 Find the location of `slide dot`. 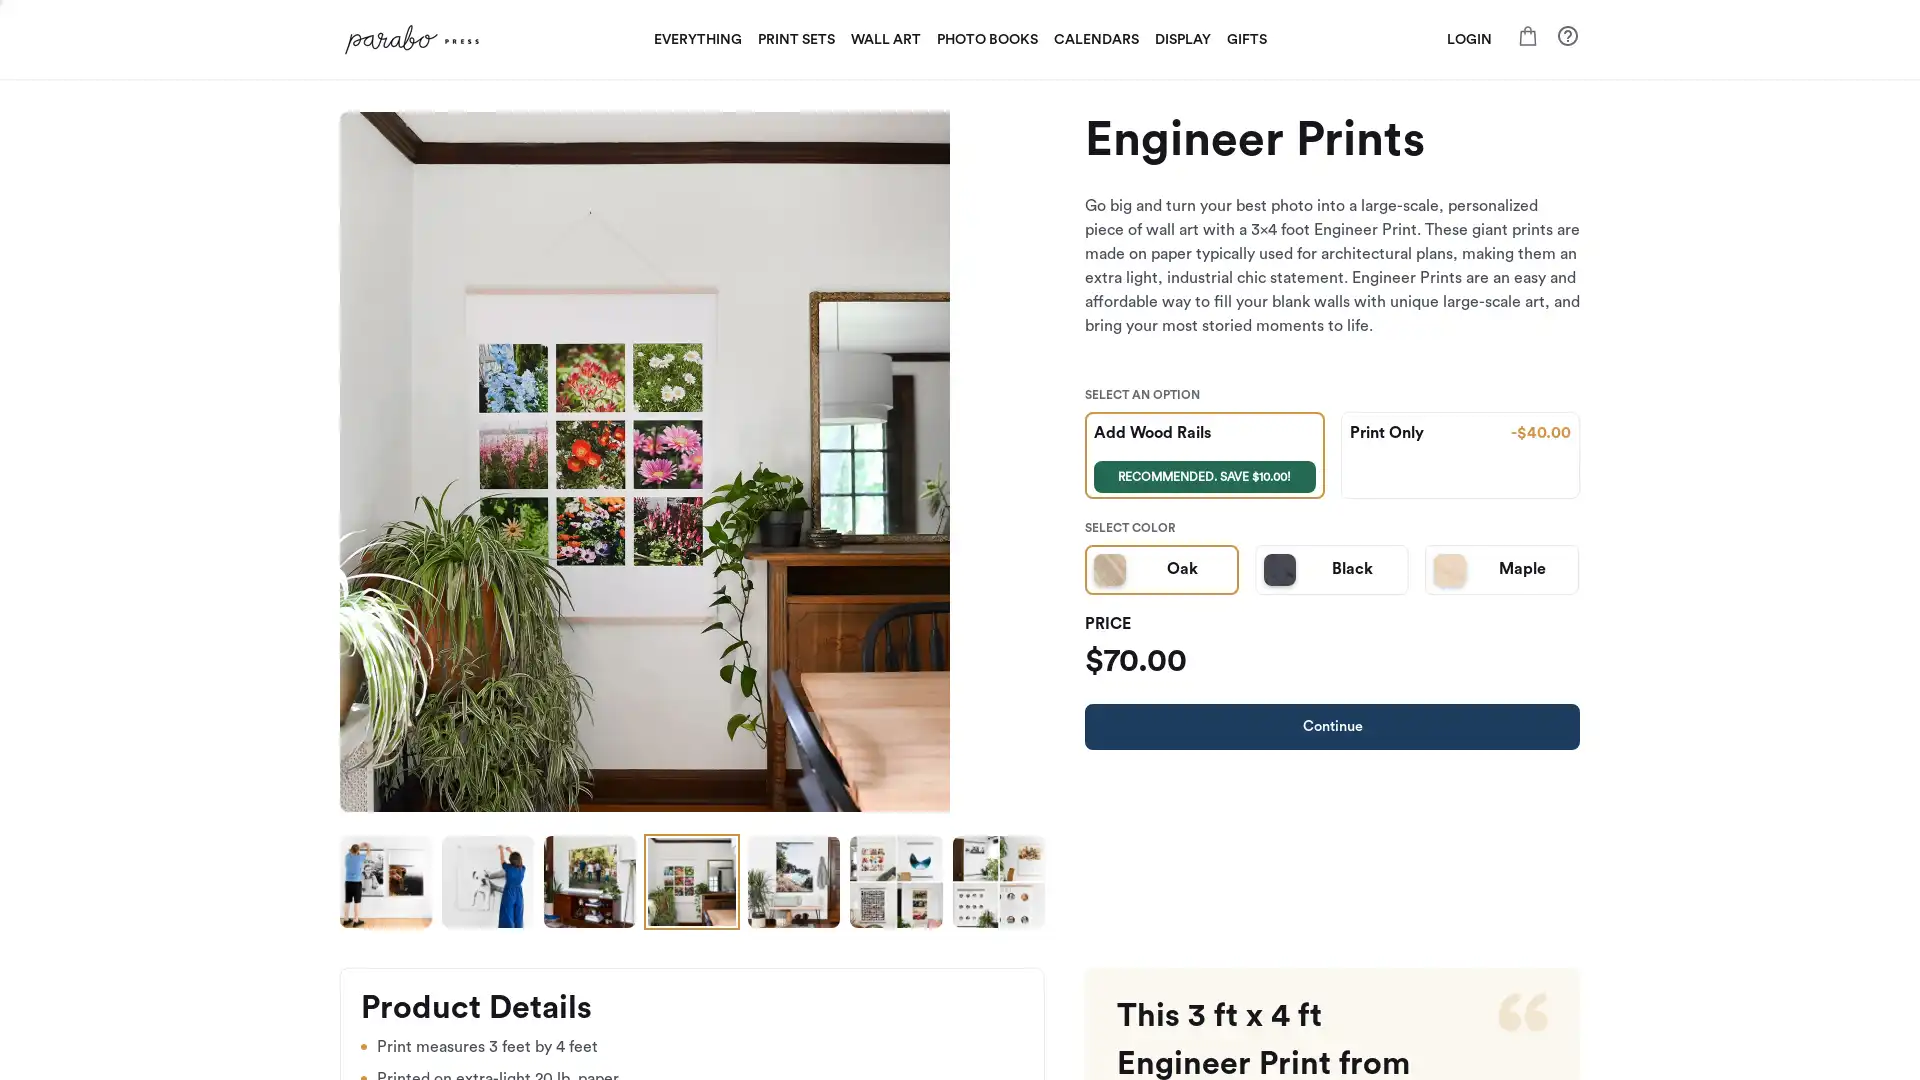

slide dot is located at coordinates (998, 881).